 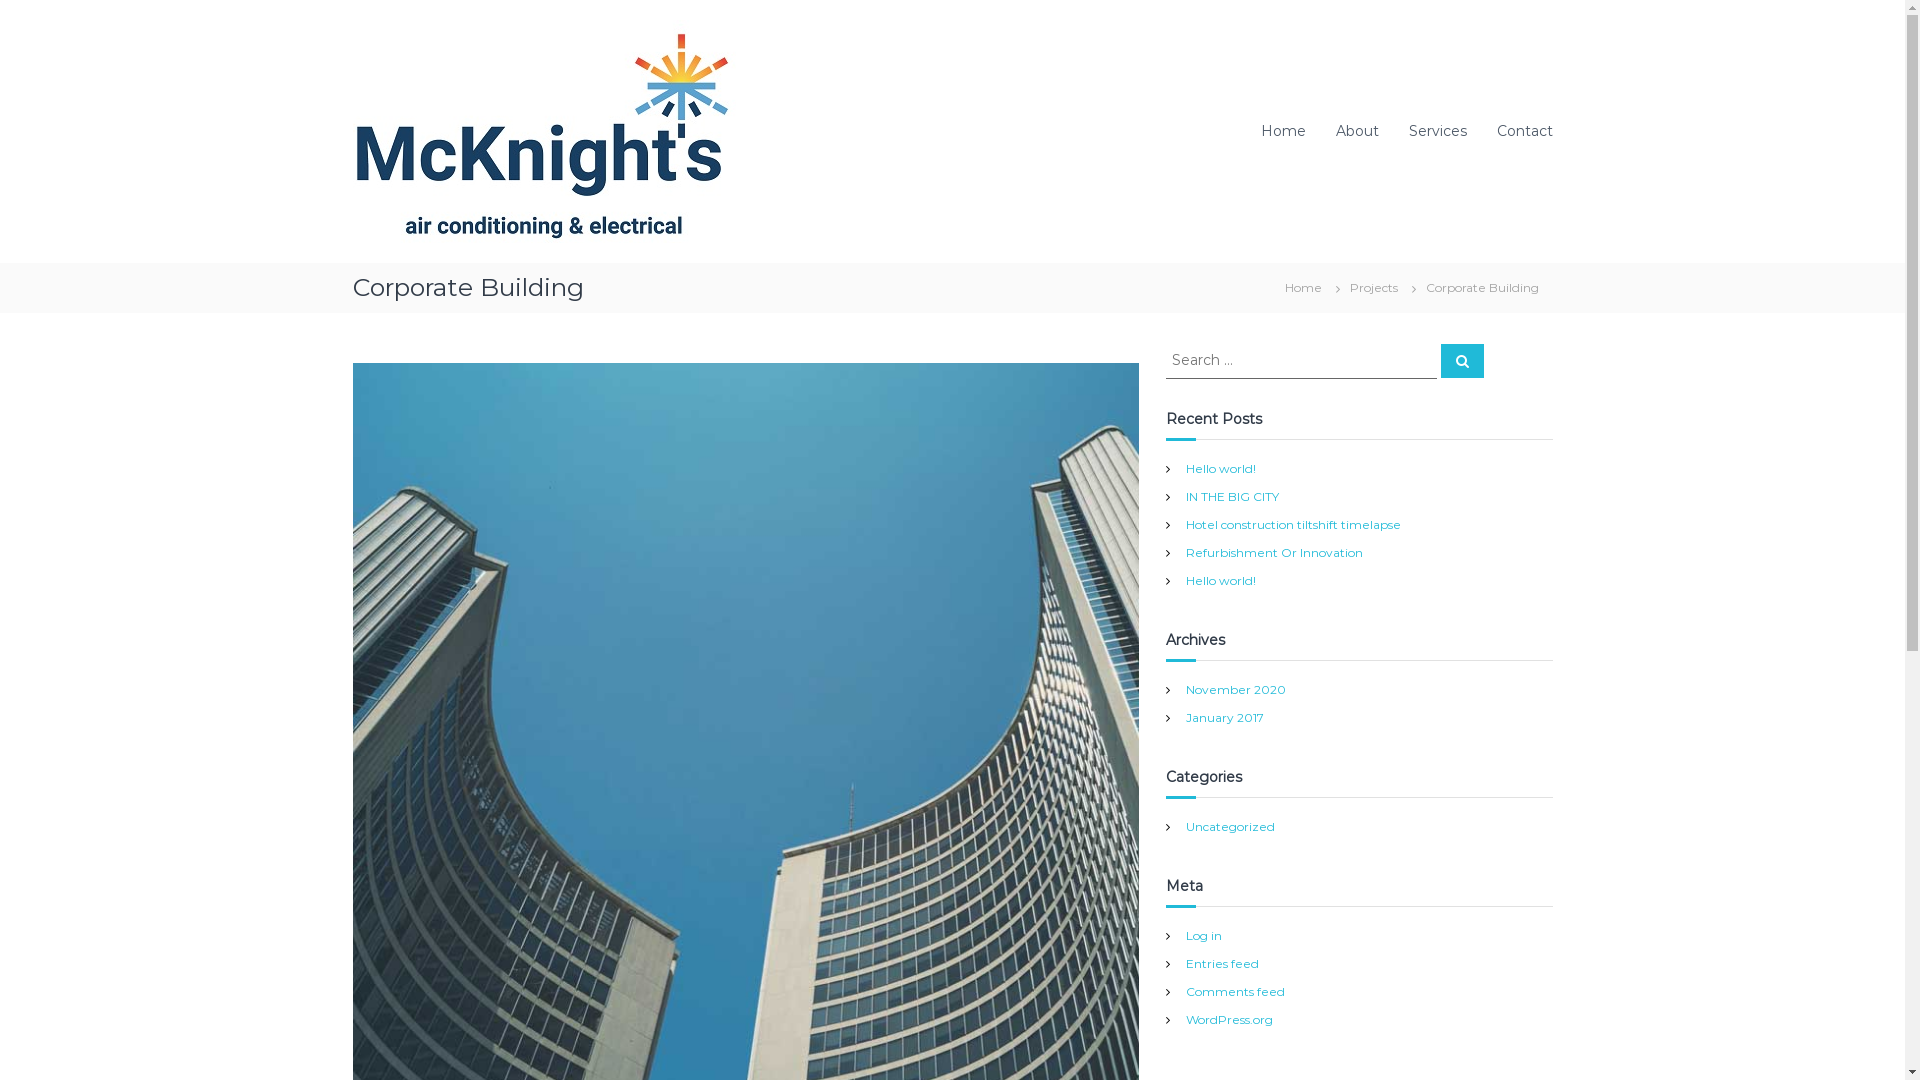 What do you see at coordinates (1221, 962) in the screenshot?
I see `'Entries feed'` at bounding box center [1221, 962].